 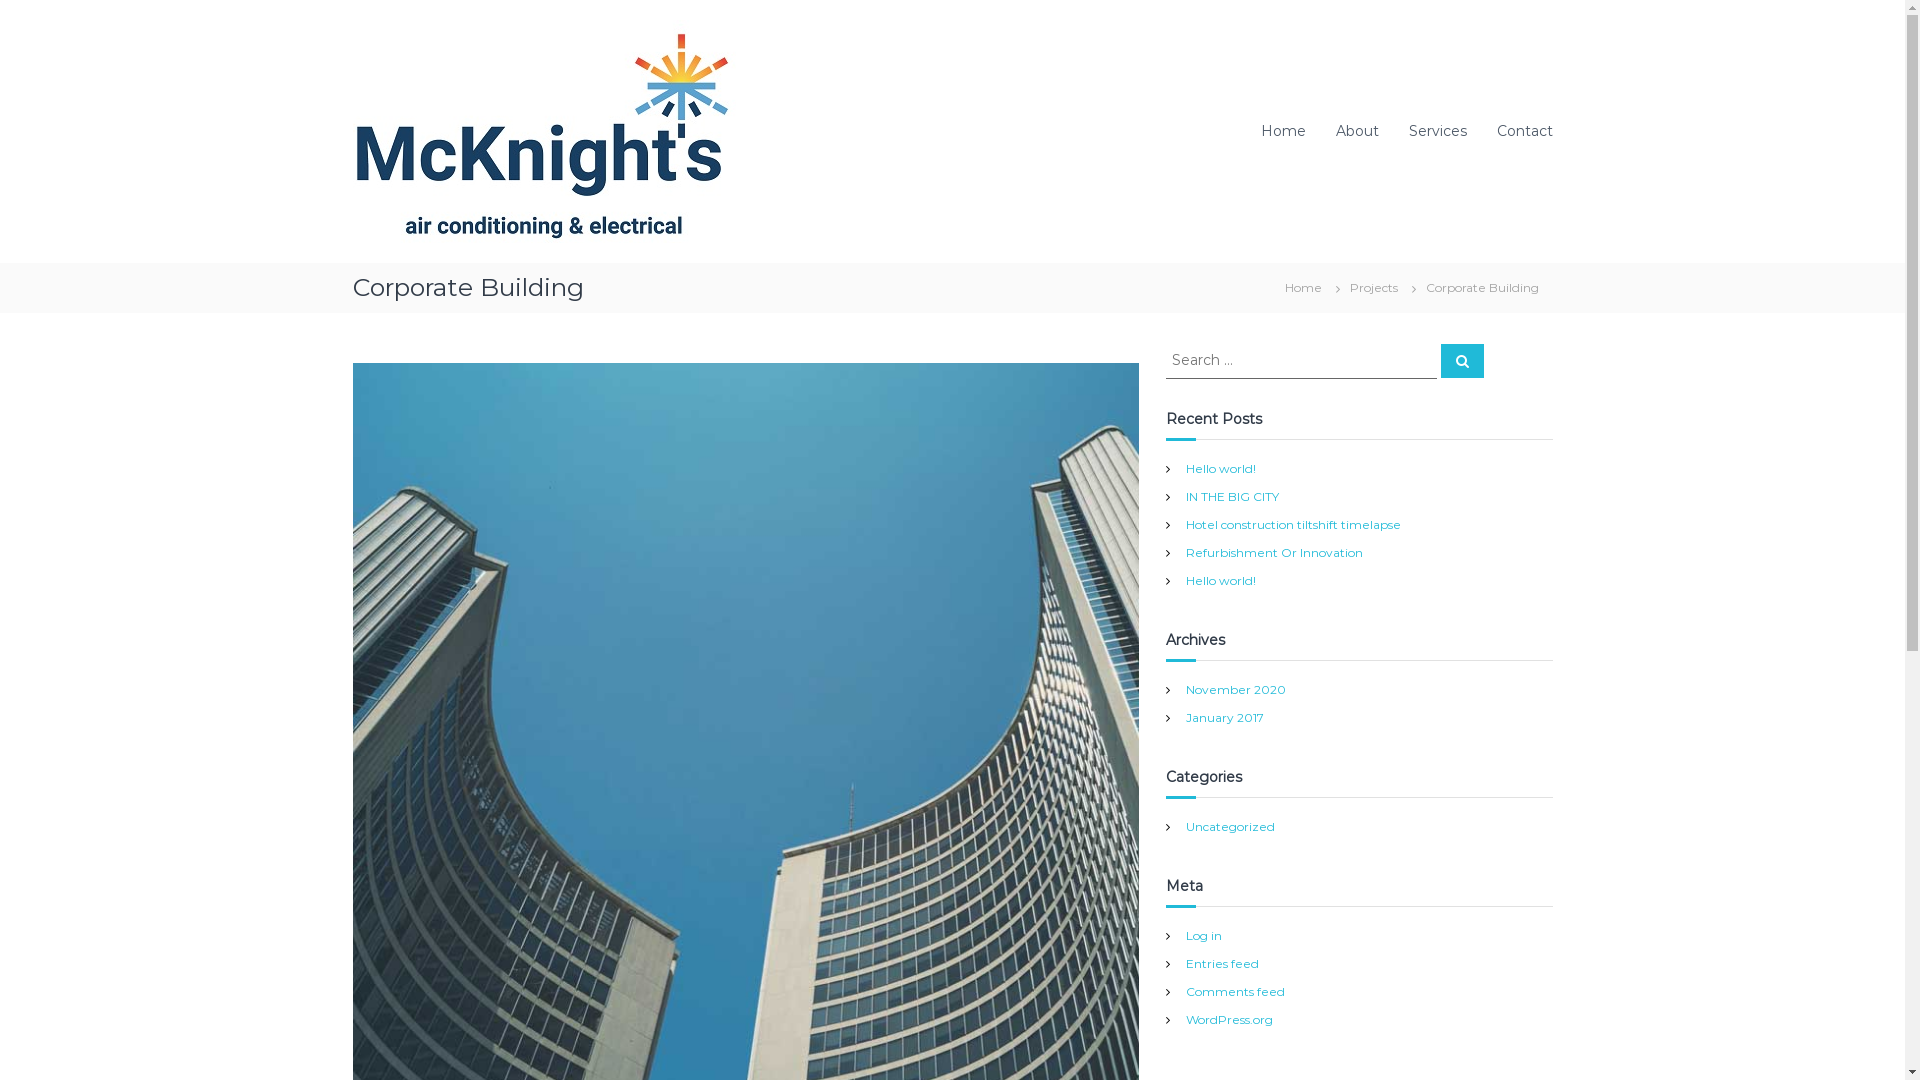 What do you see at coordinates (1221, 962) in the screenshot?
I see `'Entries feed'` at bounding box center [1221, 962].